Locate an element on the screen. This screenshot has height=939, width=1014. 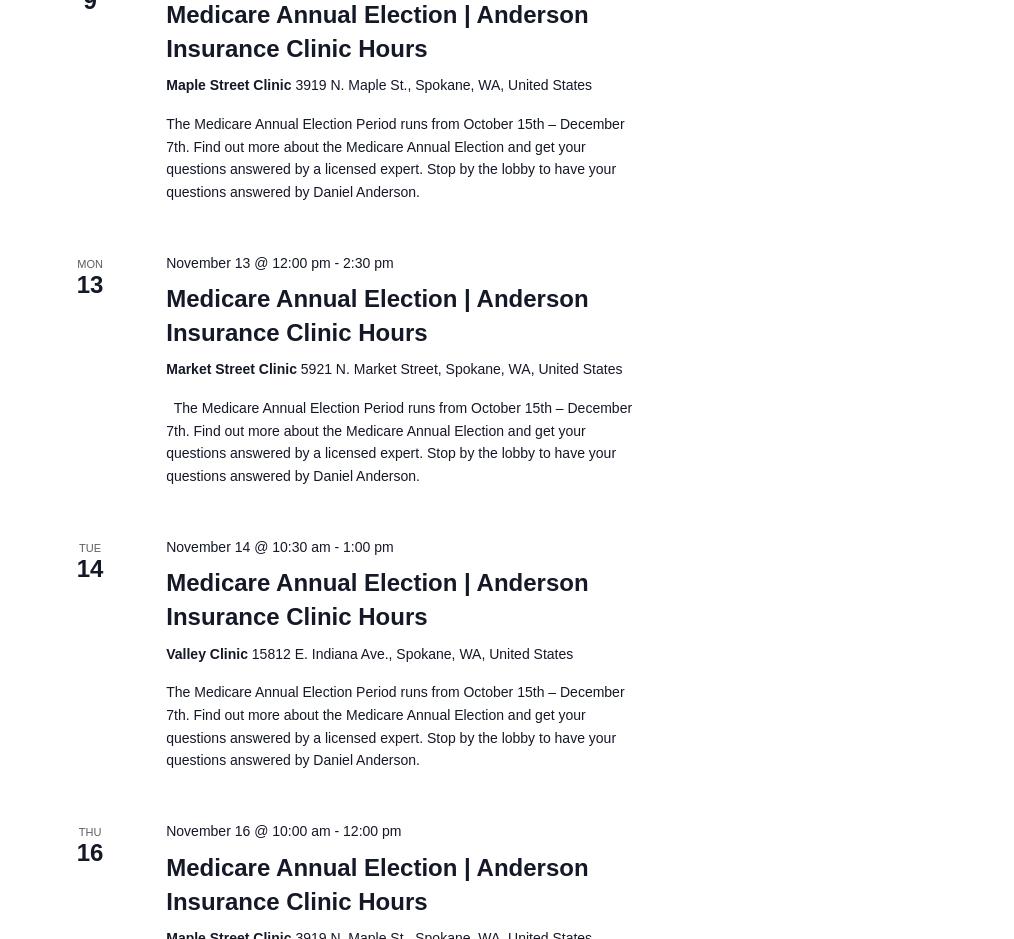
'14' is located at coordinates (75, 567).